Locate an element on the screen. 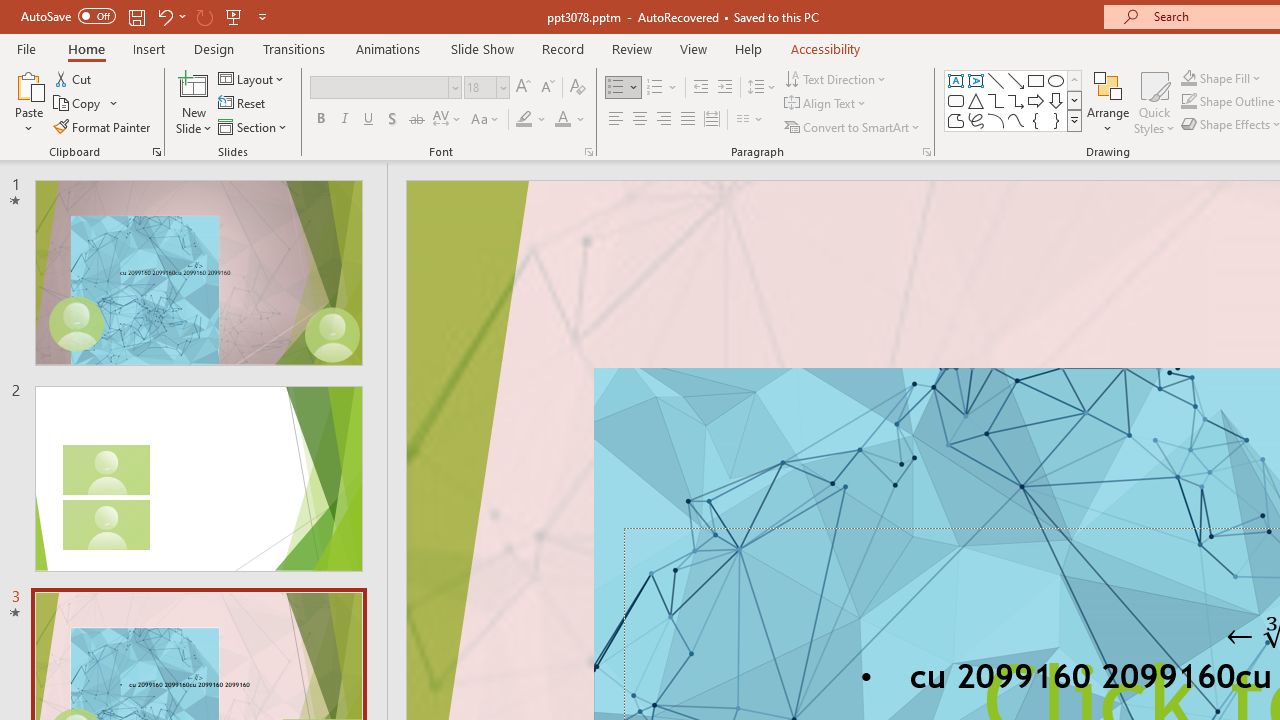 The width and height of the screenshot is (1280, 720). 'Shape Fill Dark Green, Accent 2' is located at coordinates (1189, 77).